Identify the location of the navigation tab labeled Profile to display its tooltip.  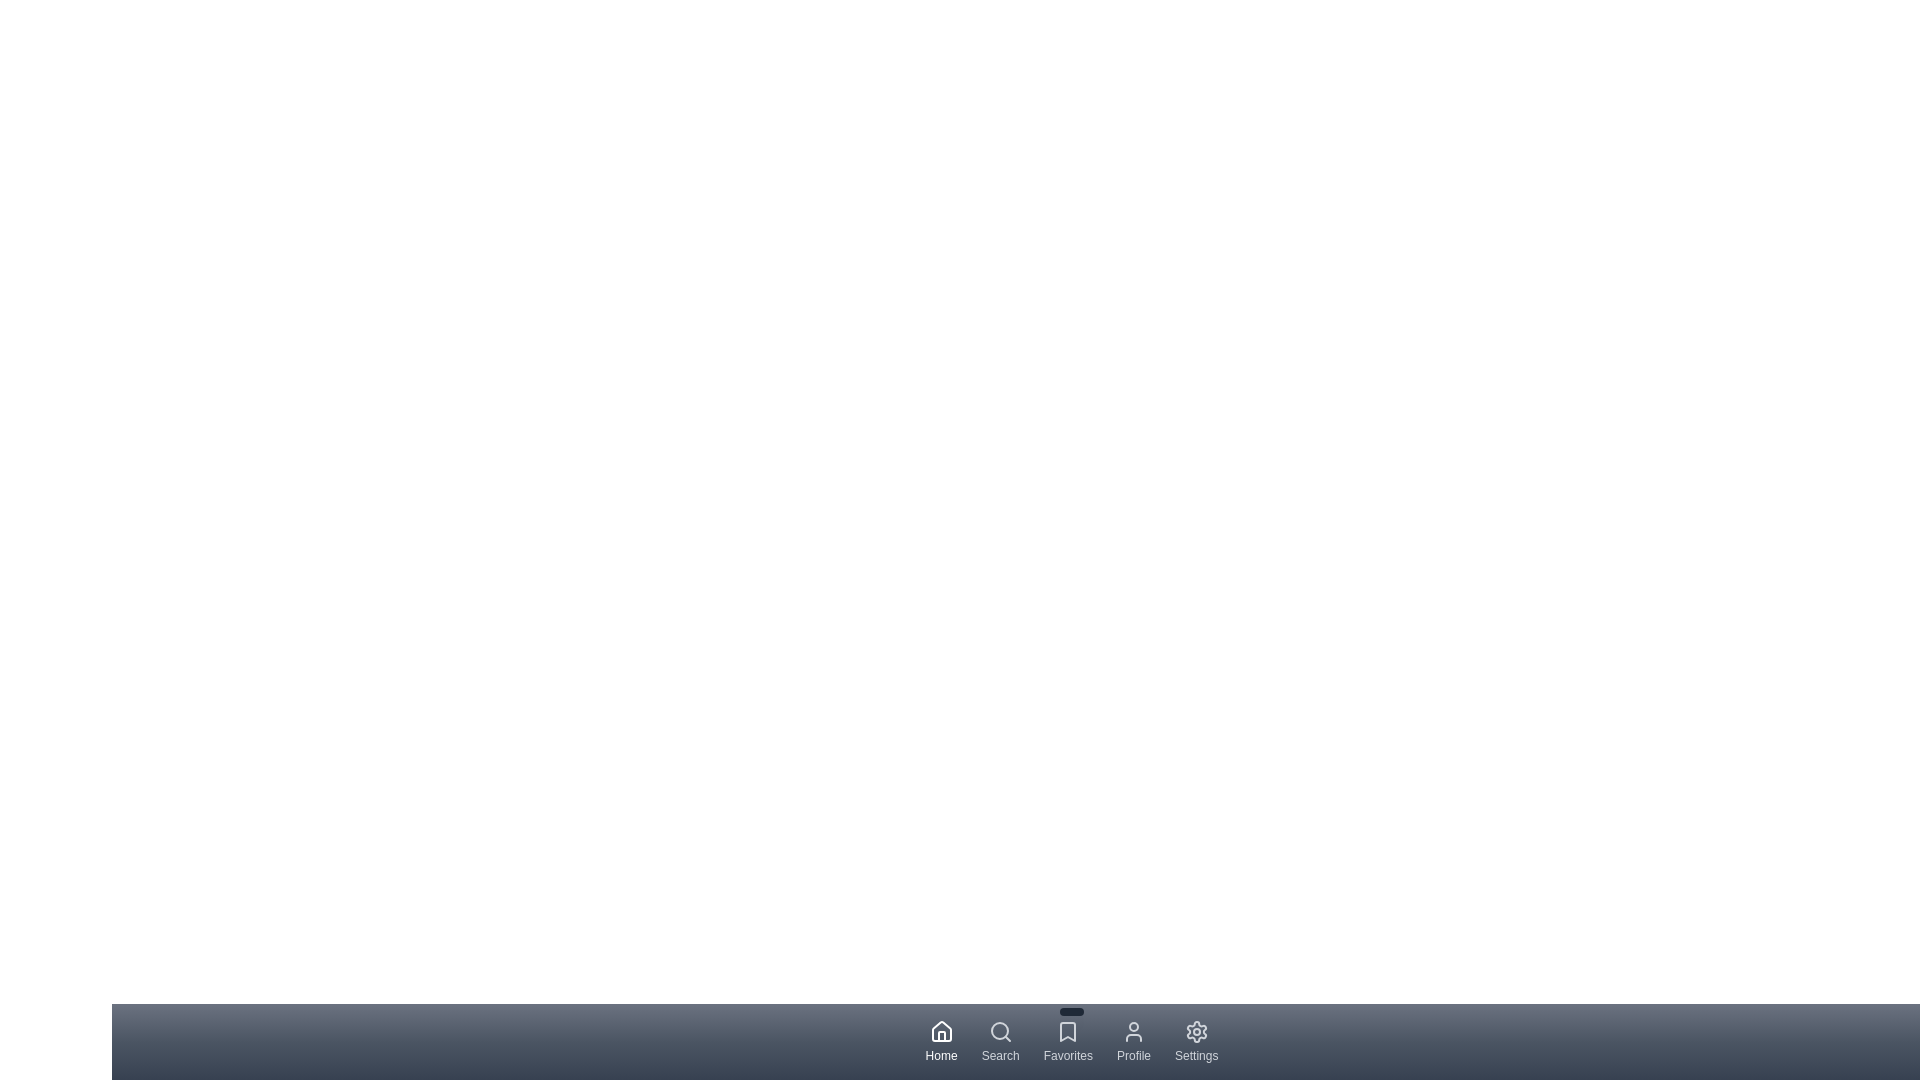
(1133, 1040).